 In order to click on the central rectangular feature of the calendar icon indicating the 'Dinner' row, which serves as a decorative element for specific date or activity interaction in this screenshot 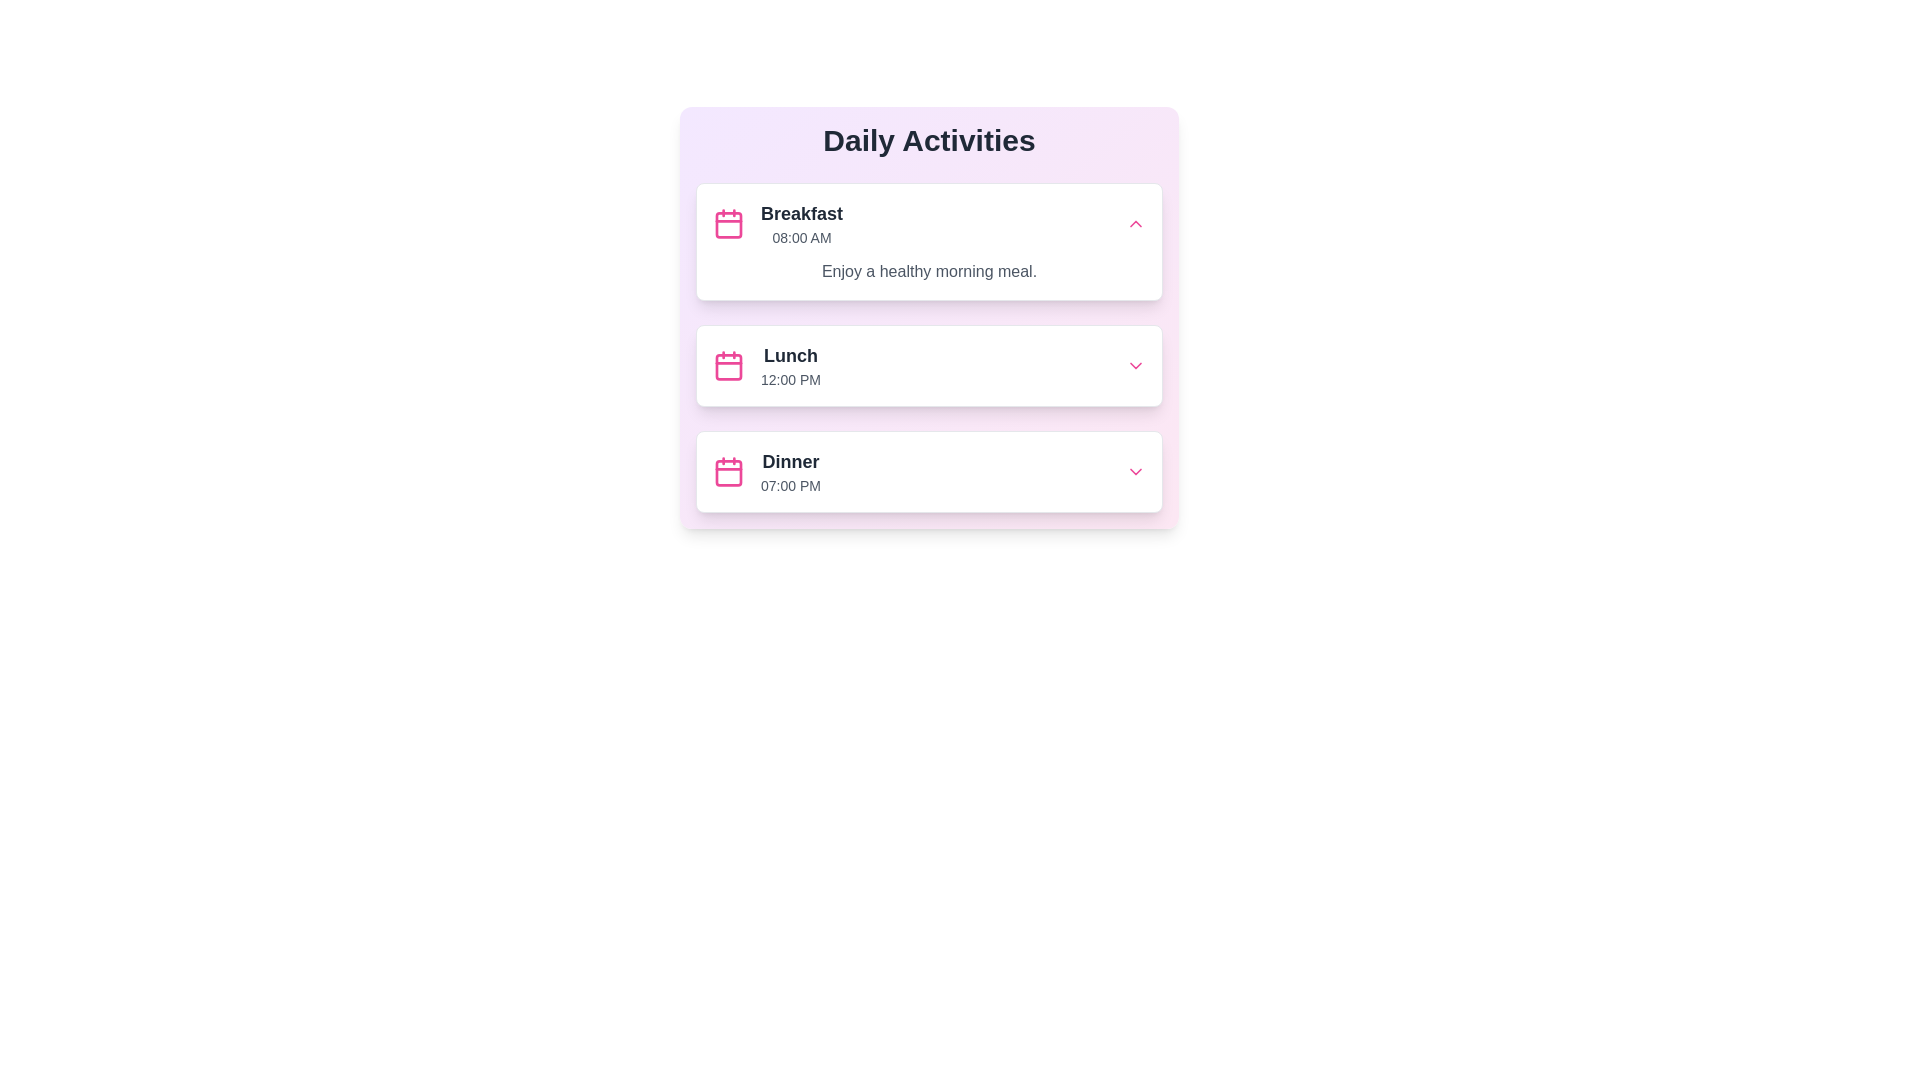, I will do `click(728, 473)`.